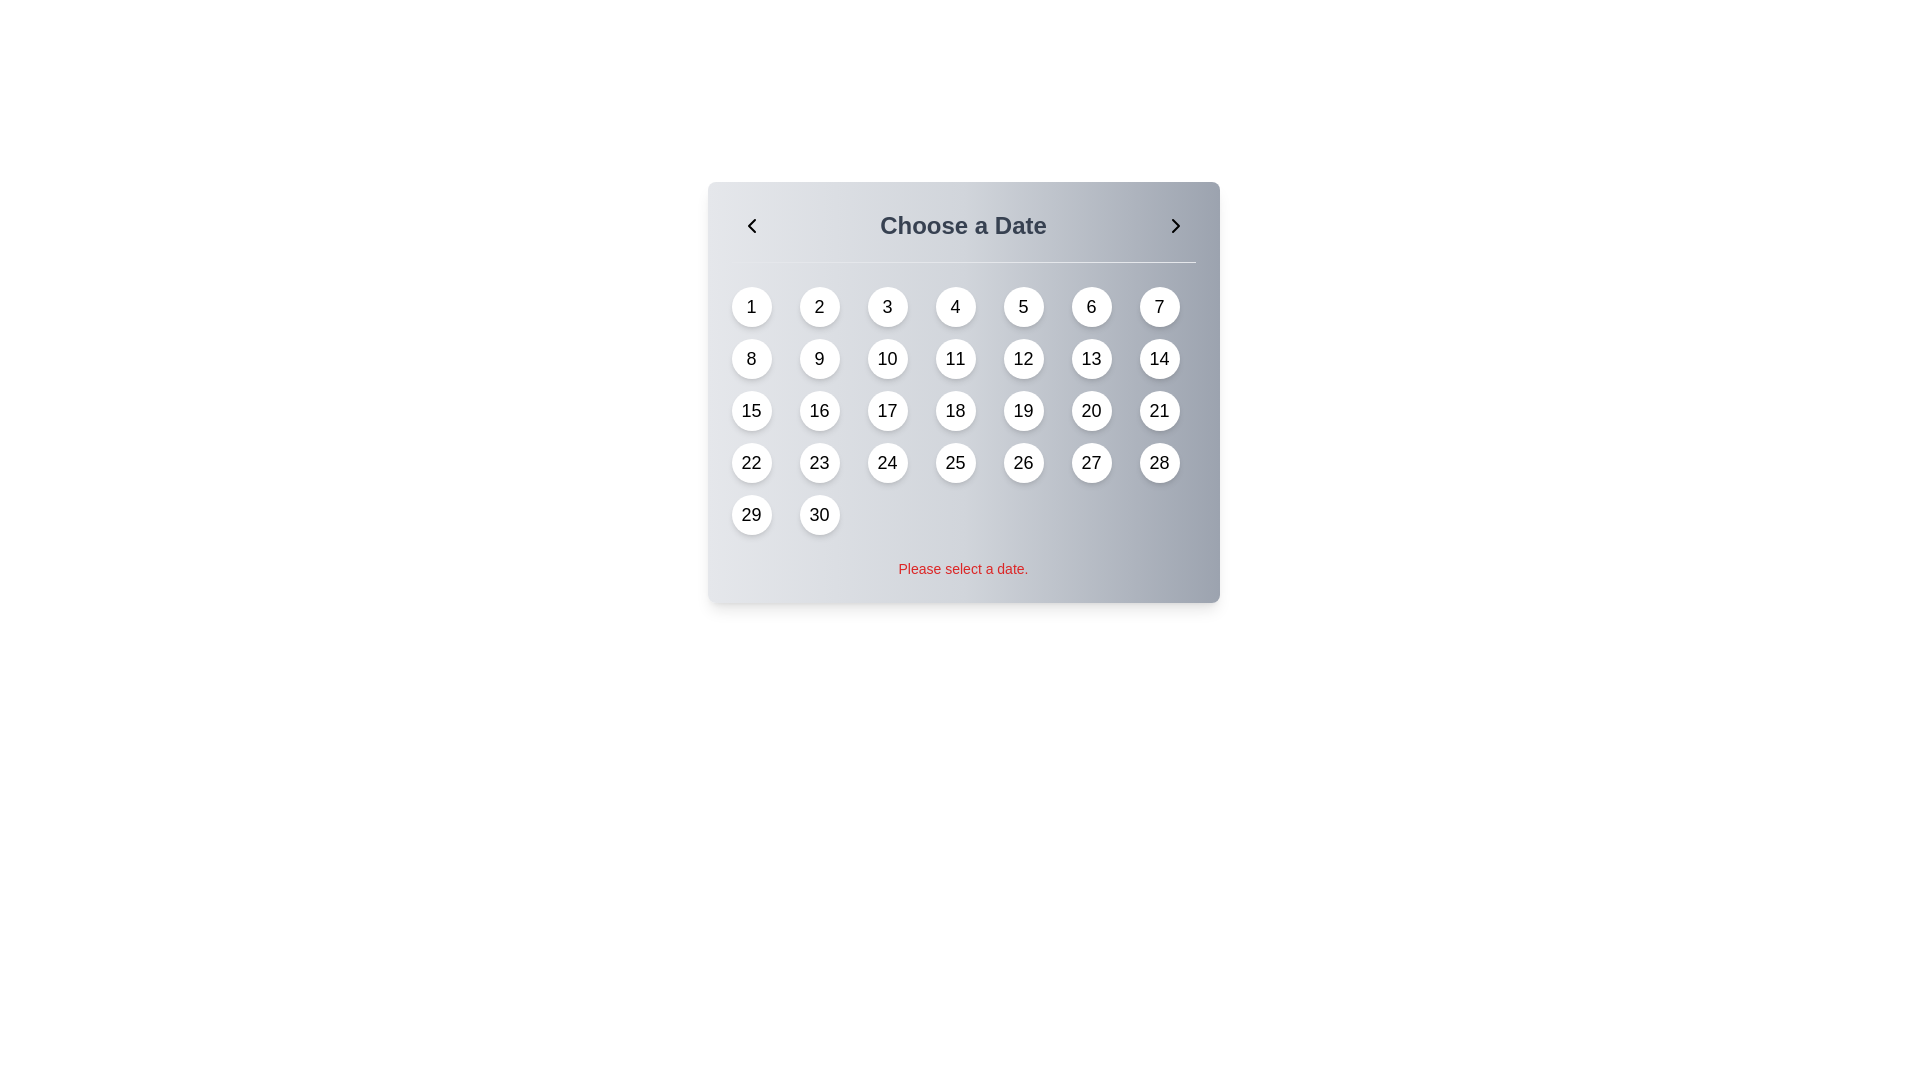 The height and width of the screenshot is (1080, 1920). I want to click on the circular button displaying the number '25', so click(954, 462).